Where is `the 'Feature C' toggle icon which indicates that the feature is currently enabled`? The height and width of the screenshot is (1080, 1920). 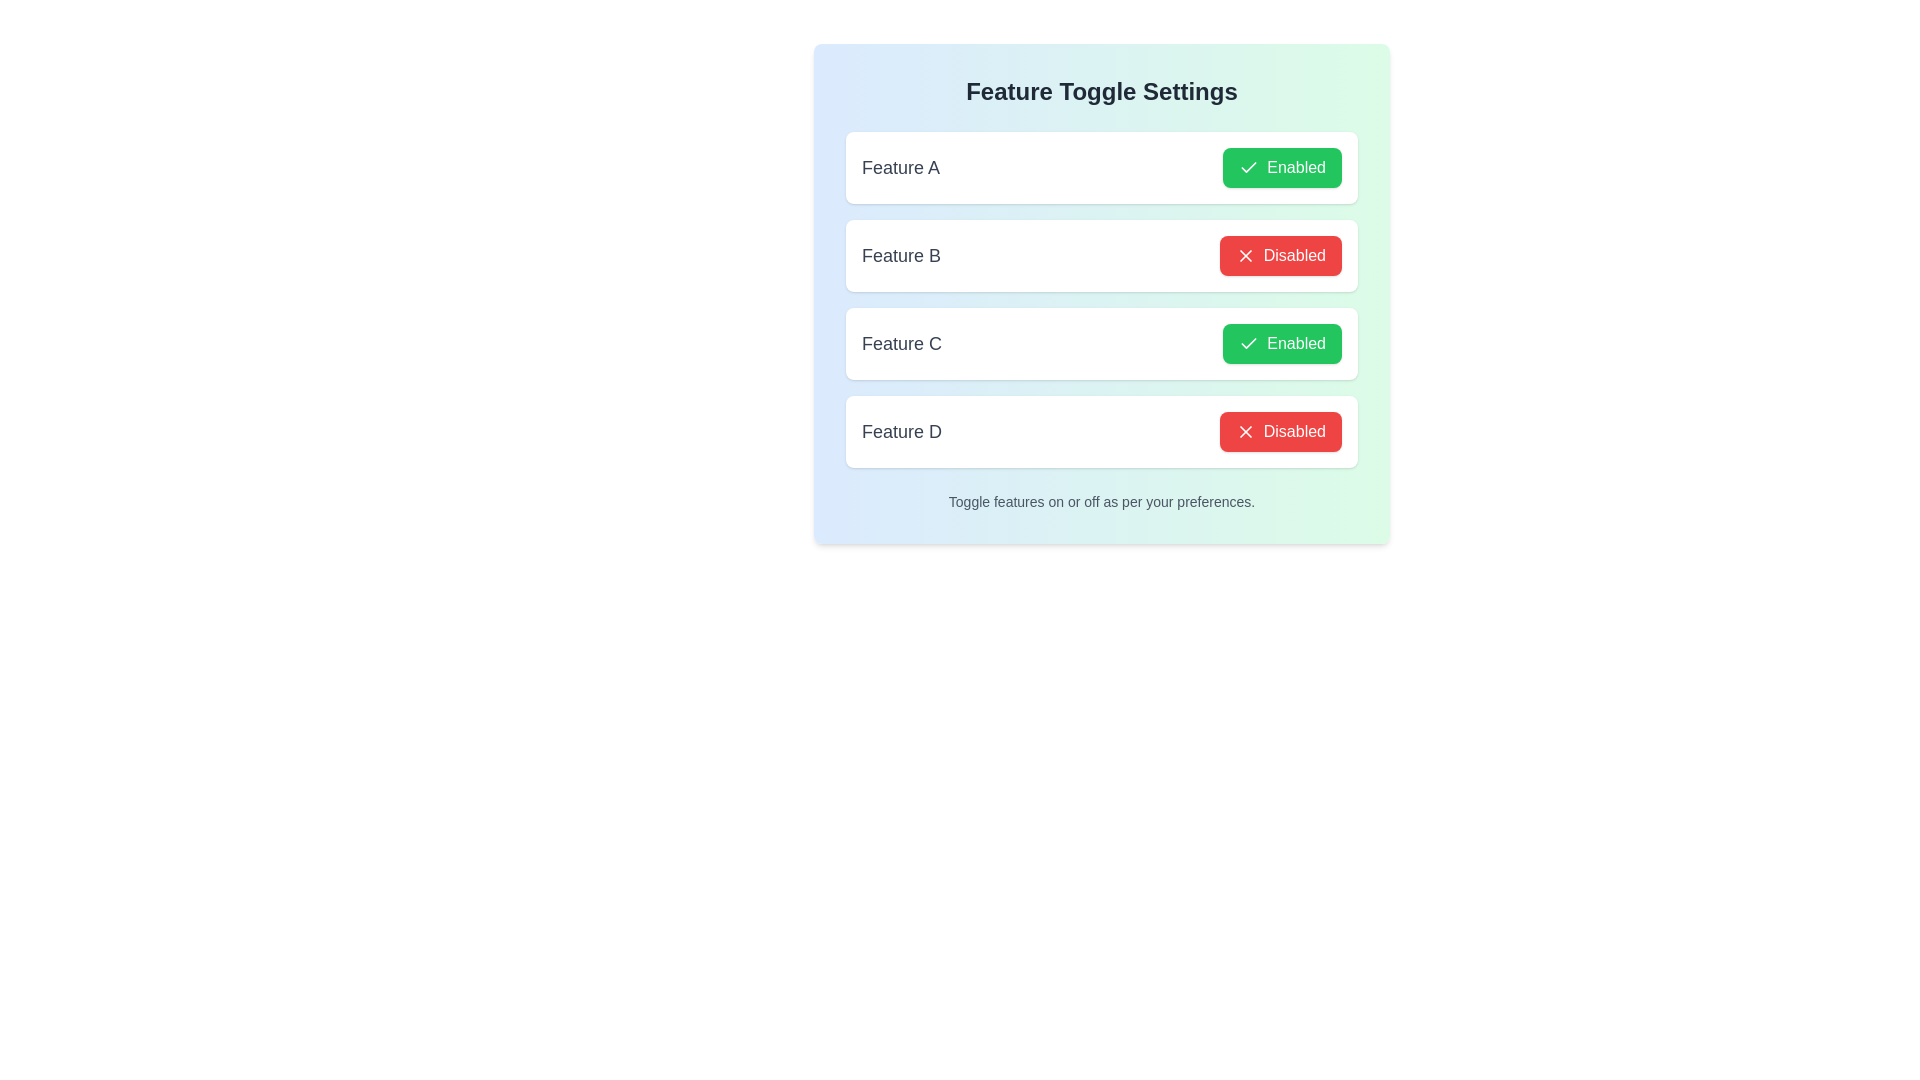
the 'Feature C' toggle icon which indicates that the feature is currently enabled is located at coordinates (1248, 342).